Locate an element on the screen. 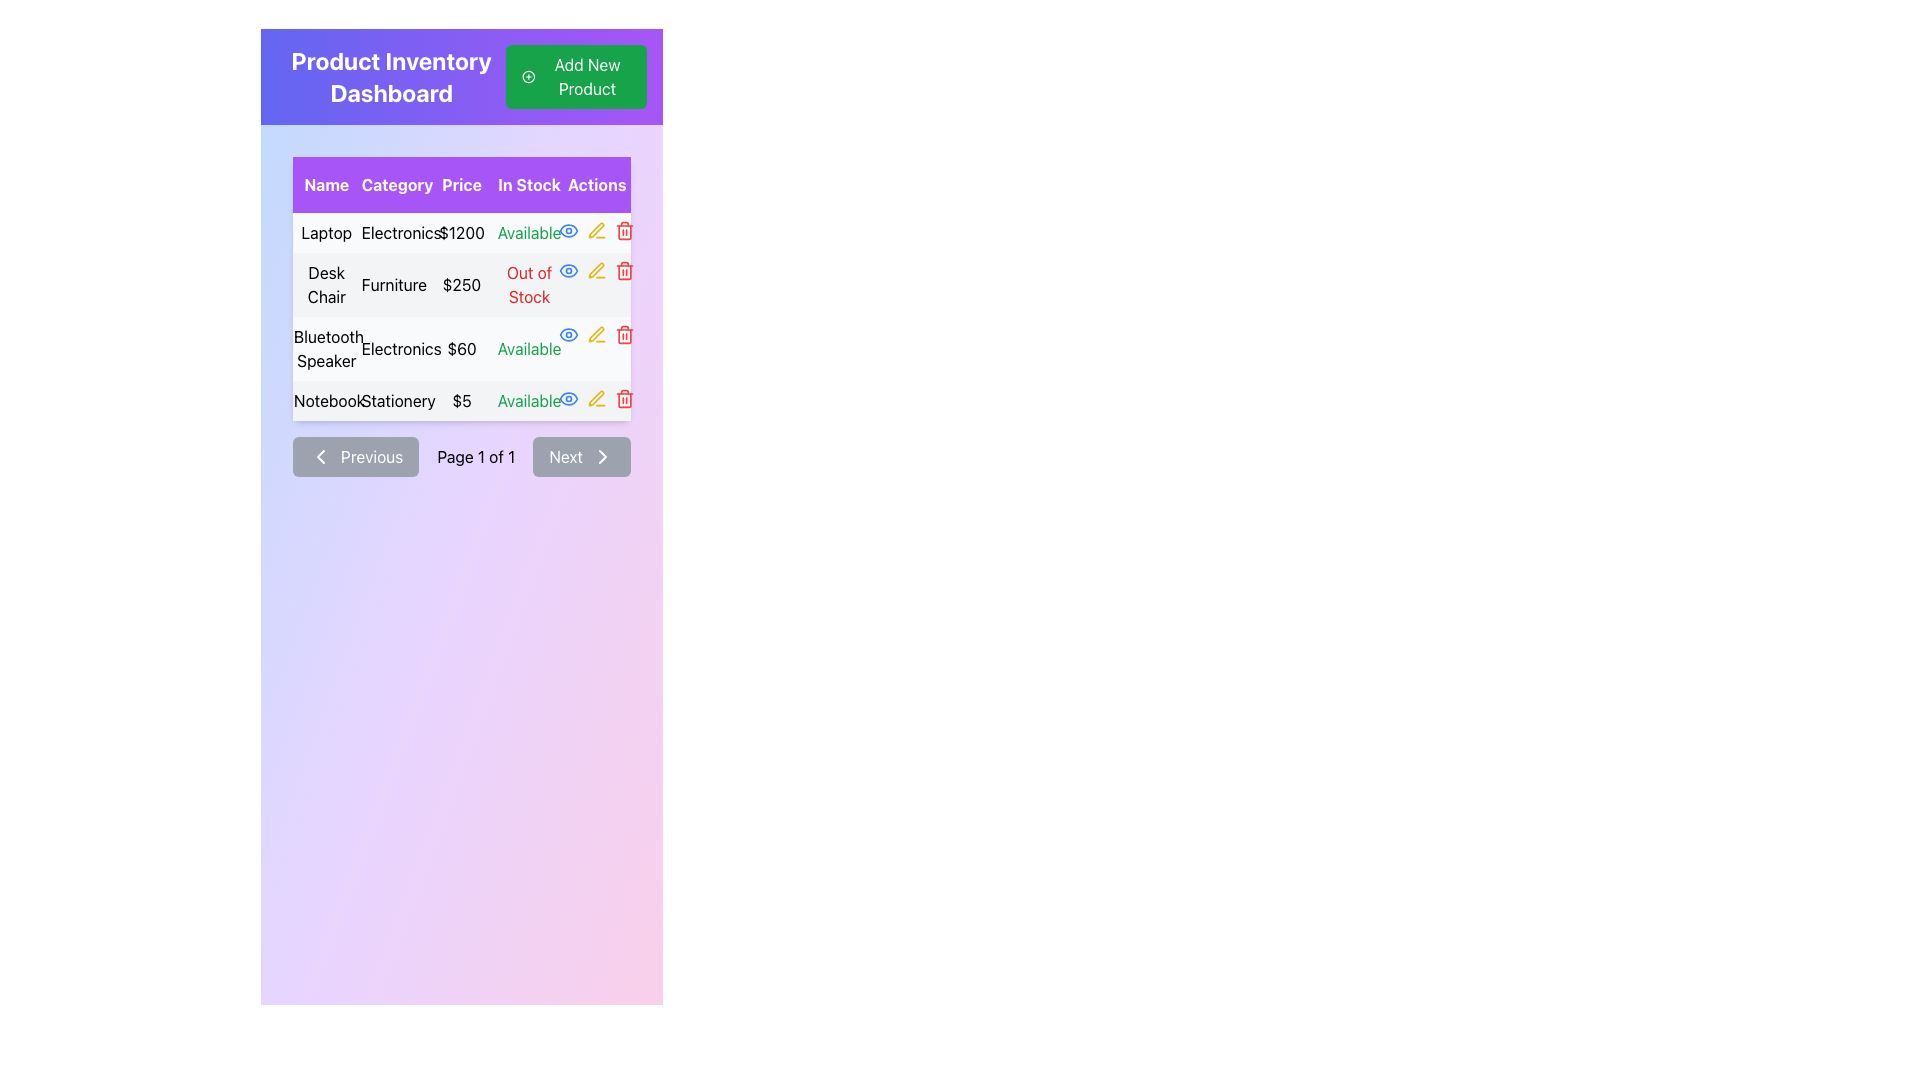 The width and height of the screenshot is (1920, 1080). the blue circular eye icon located in the 'Actions' column of the fourth row in the table for the product 'Notebook' is located at coordinates (568, 398).